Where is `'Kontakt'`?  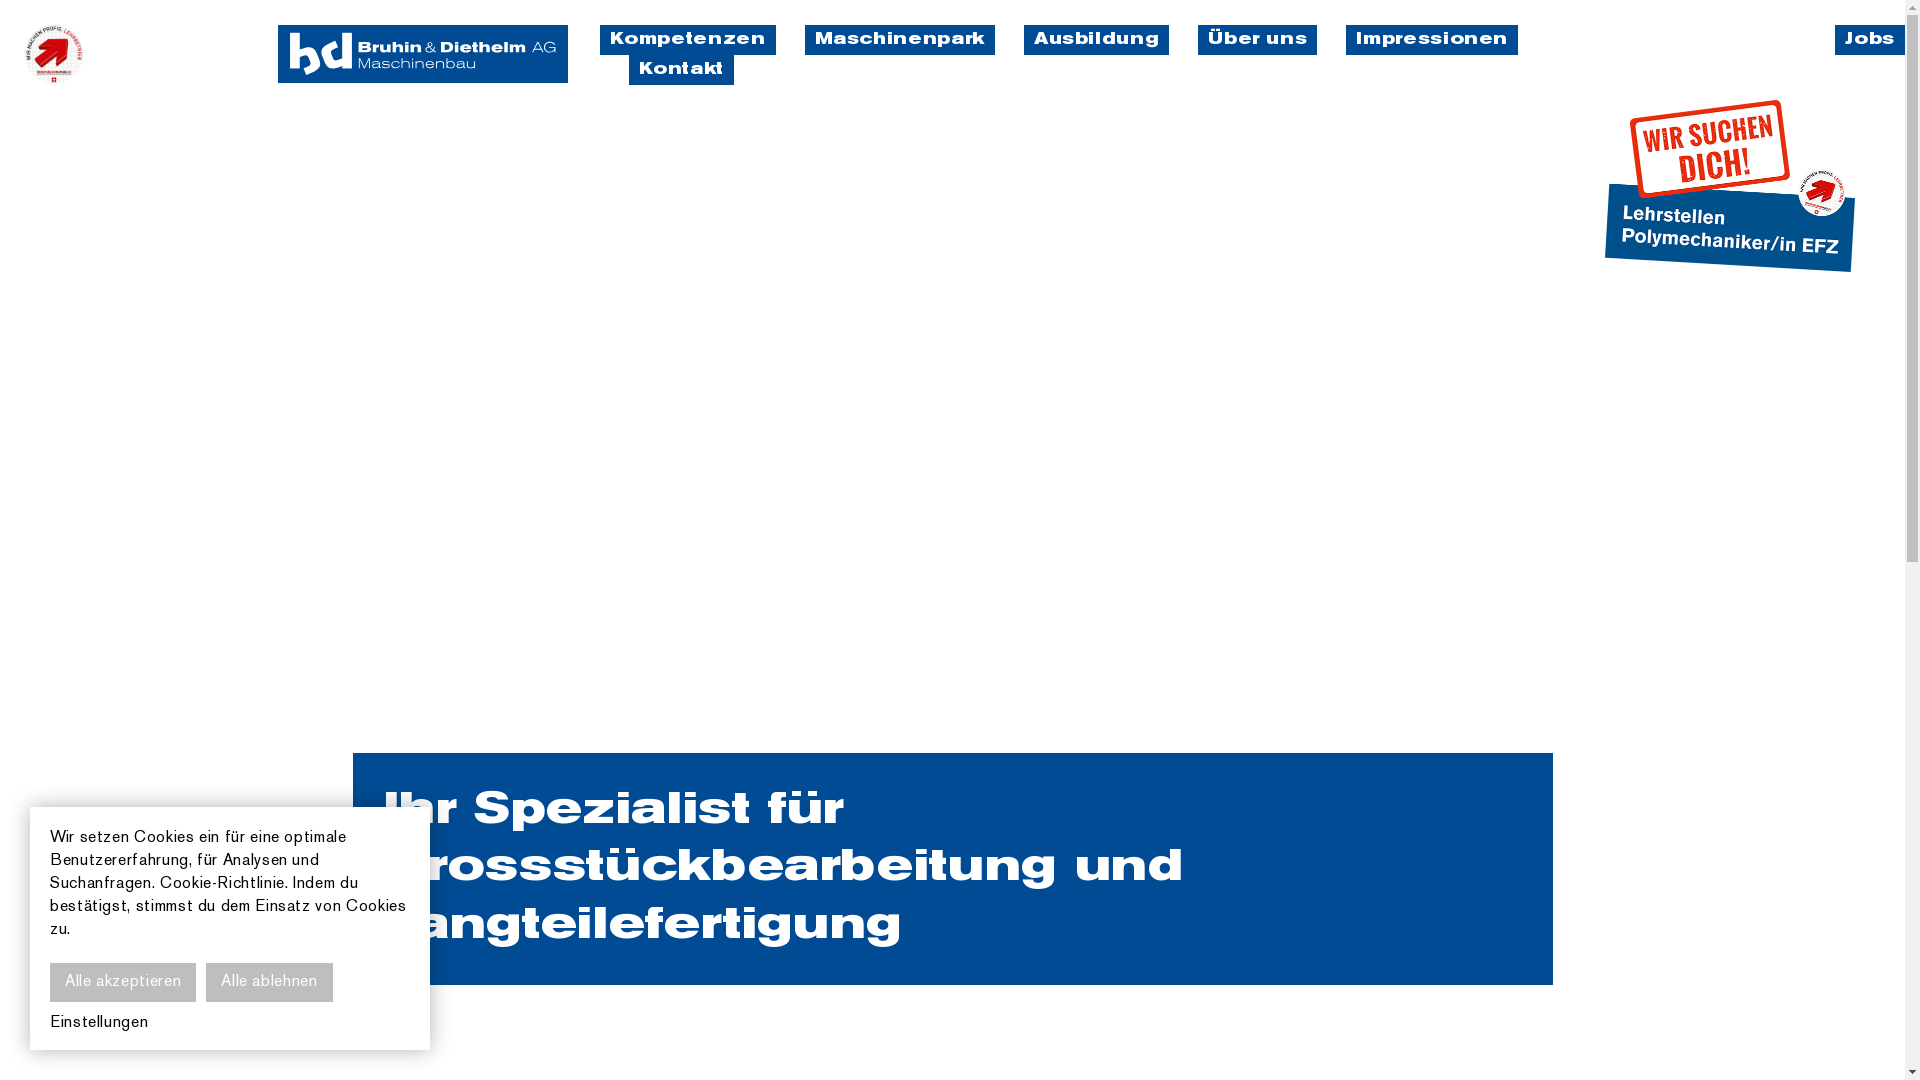 'Kontakt' is located at coordinates (680, 68).